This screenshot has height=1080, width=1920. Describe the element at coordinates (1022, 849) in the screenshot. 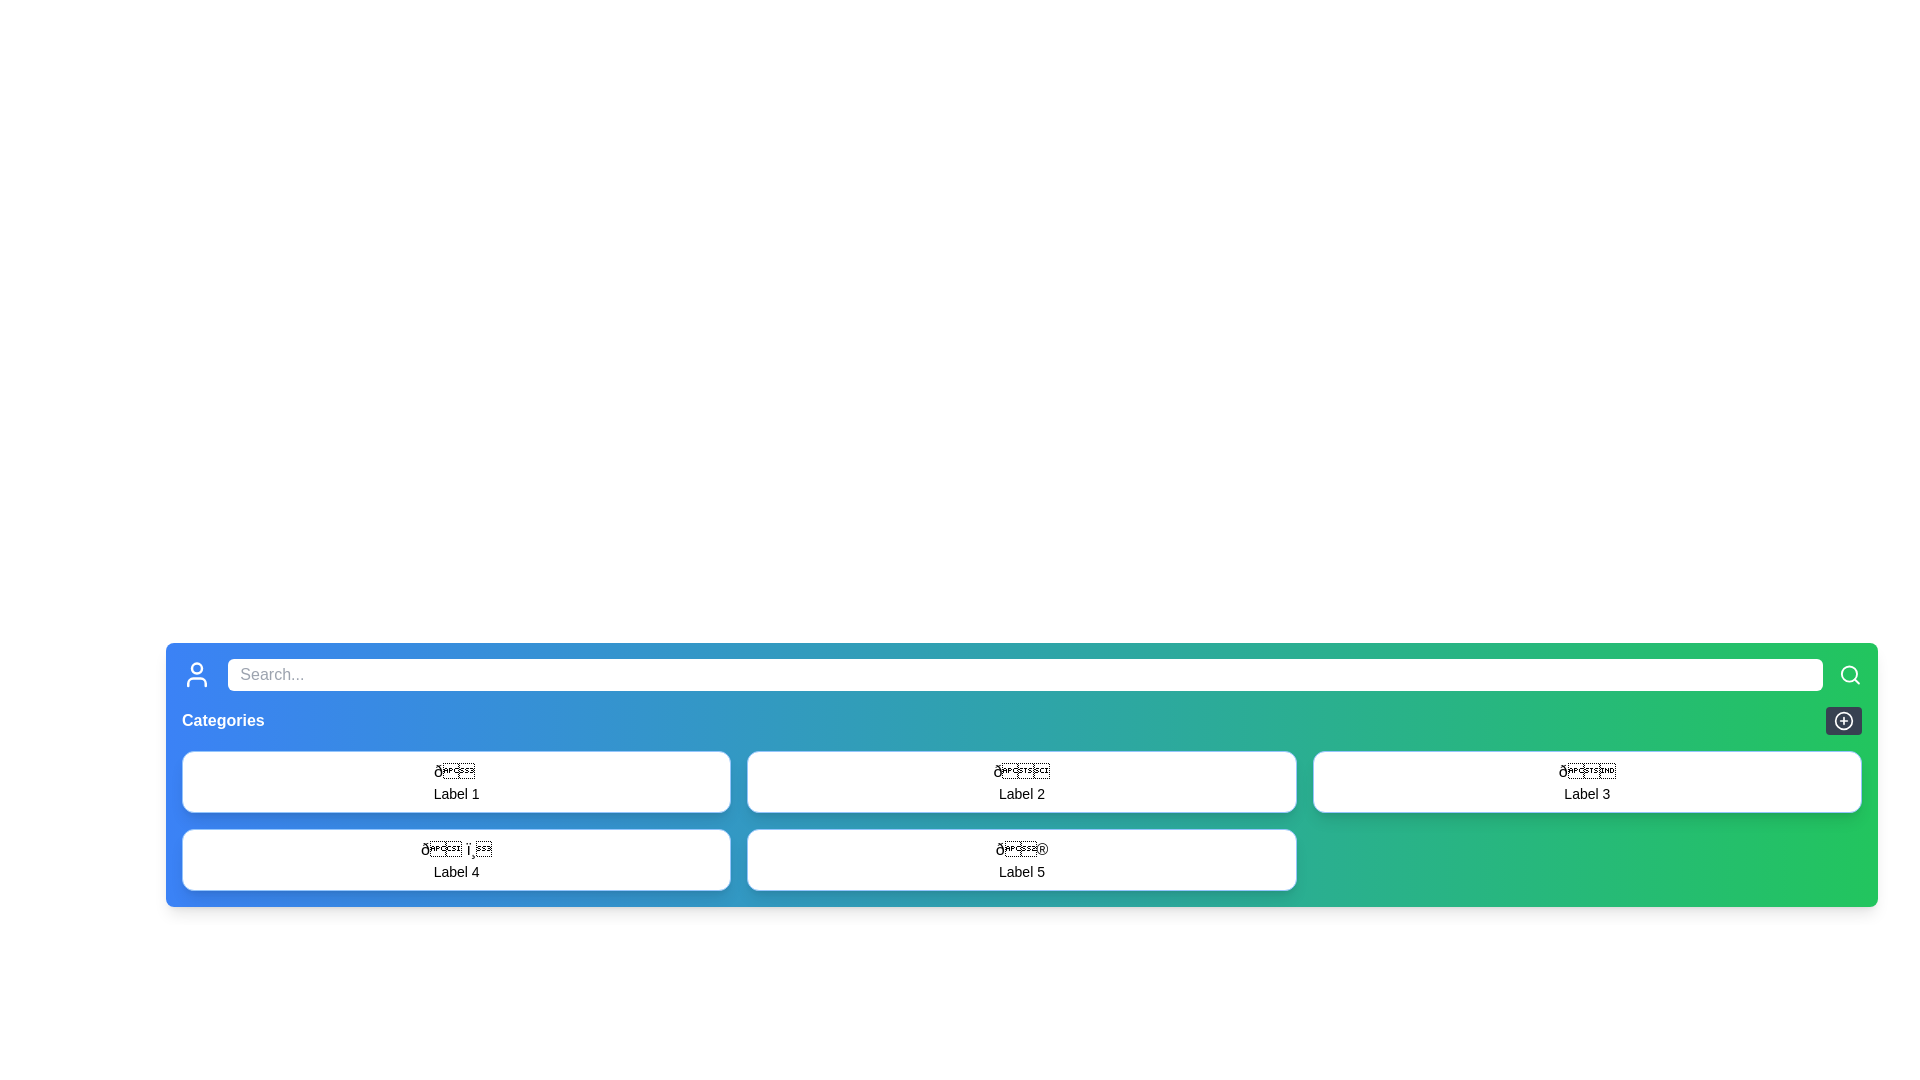

I see `the decorative icon positioned at the top-center of the block containing 'Label 5'` at that location.